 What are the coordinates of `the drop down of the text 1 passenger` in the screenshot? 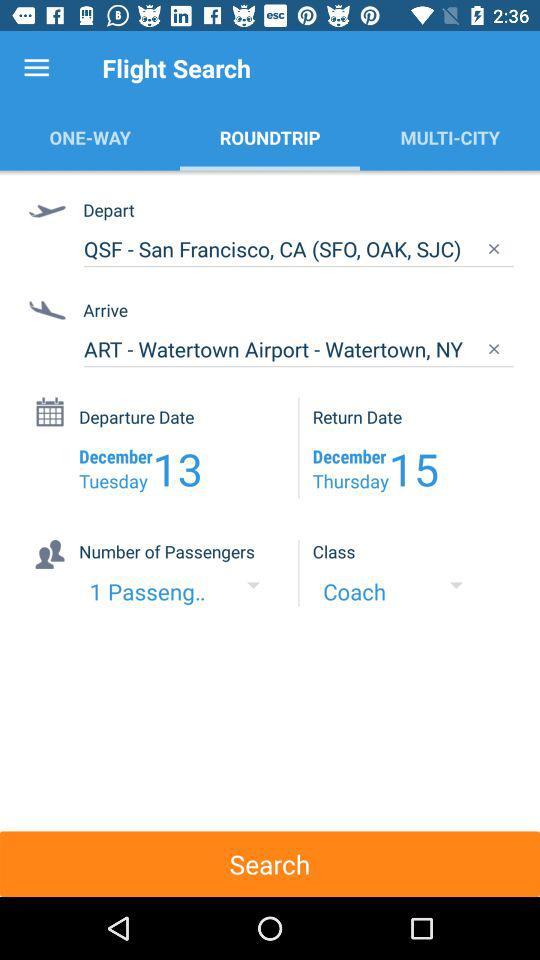 It's located at (181, 585).